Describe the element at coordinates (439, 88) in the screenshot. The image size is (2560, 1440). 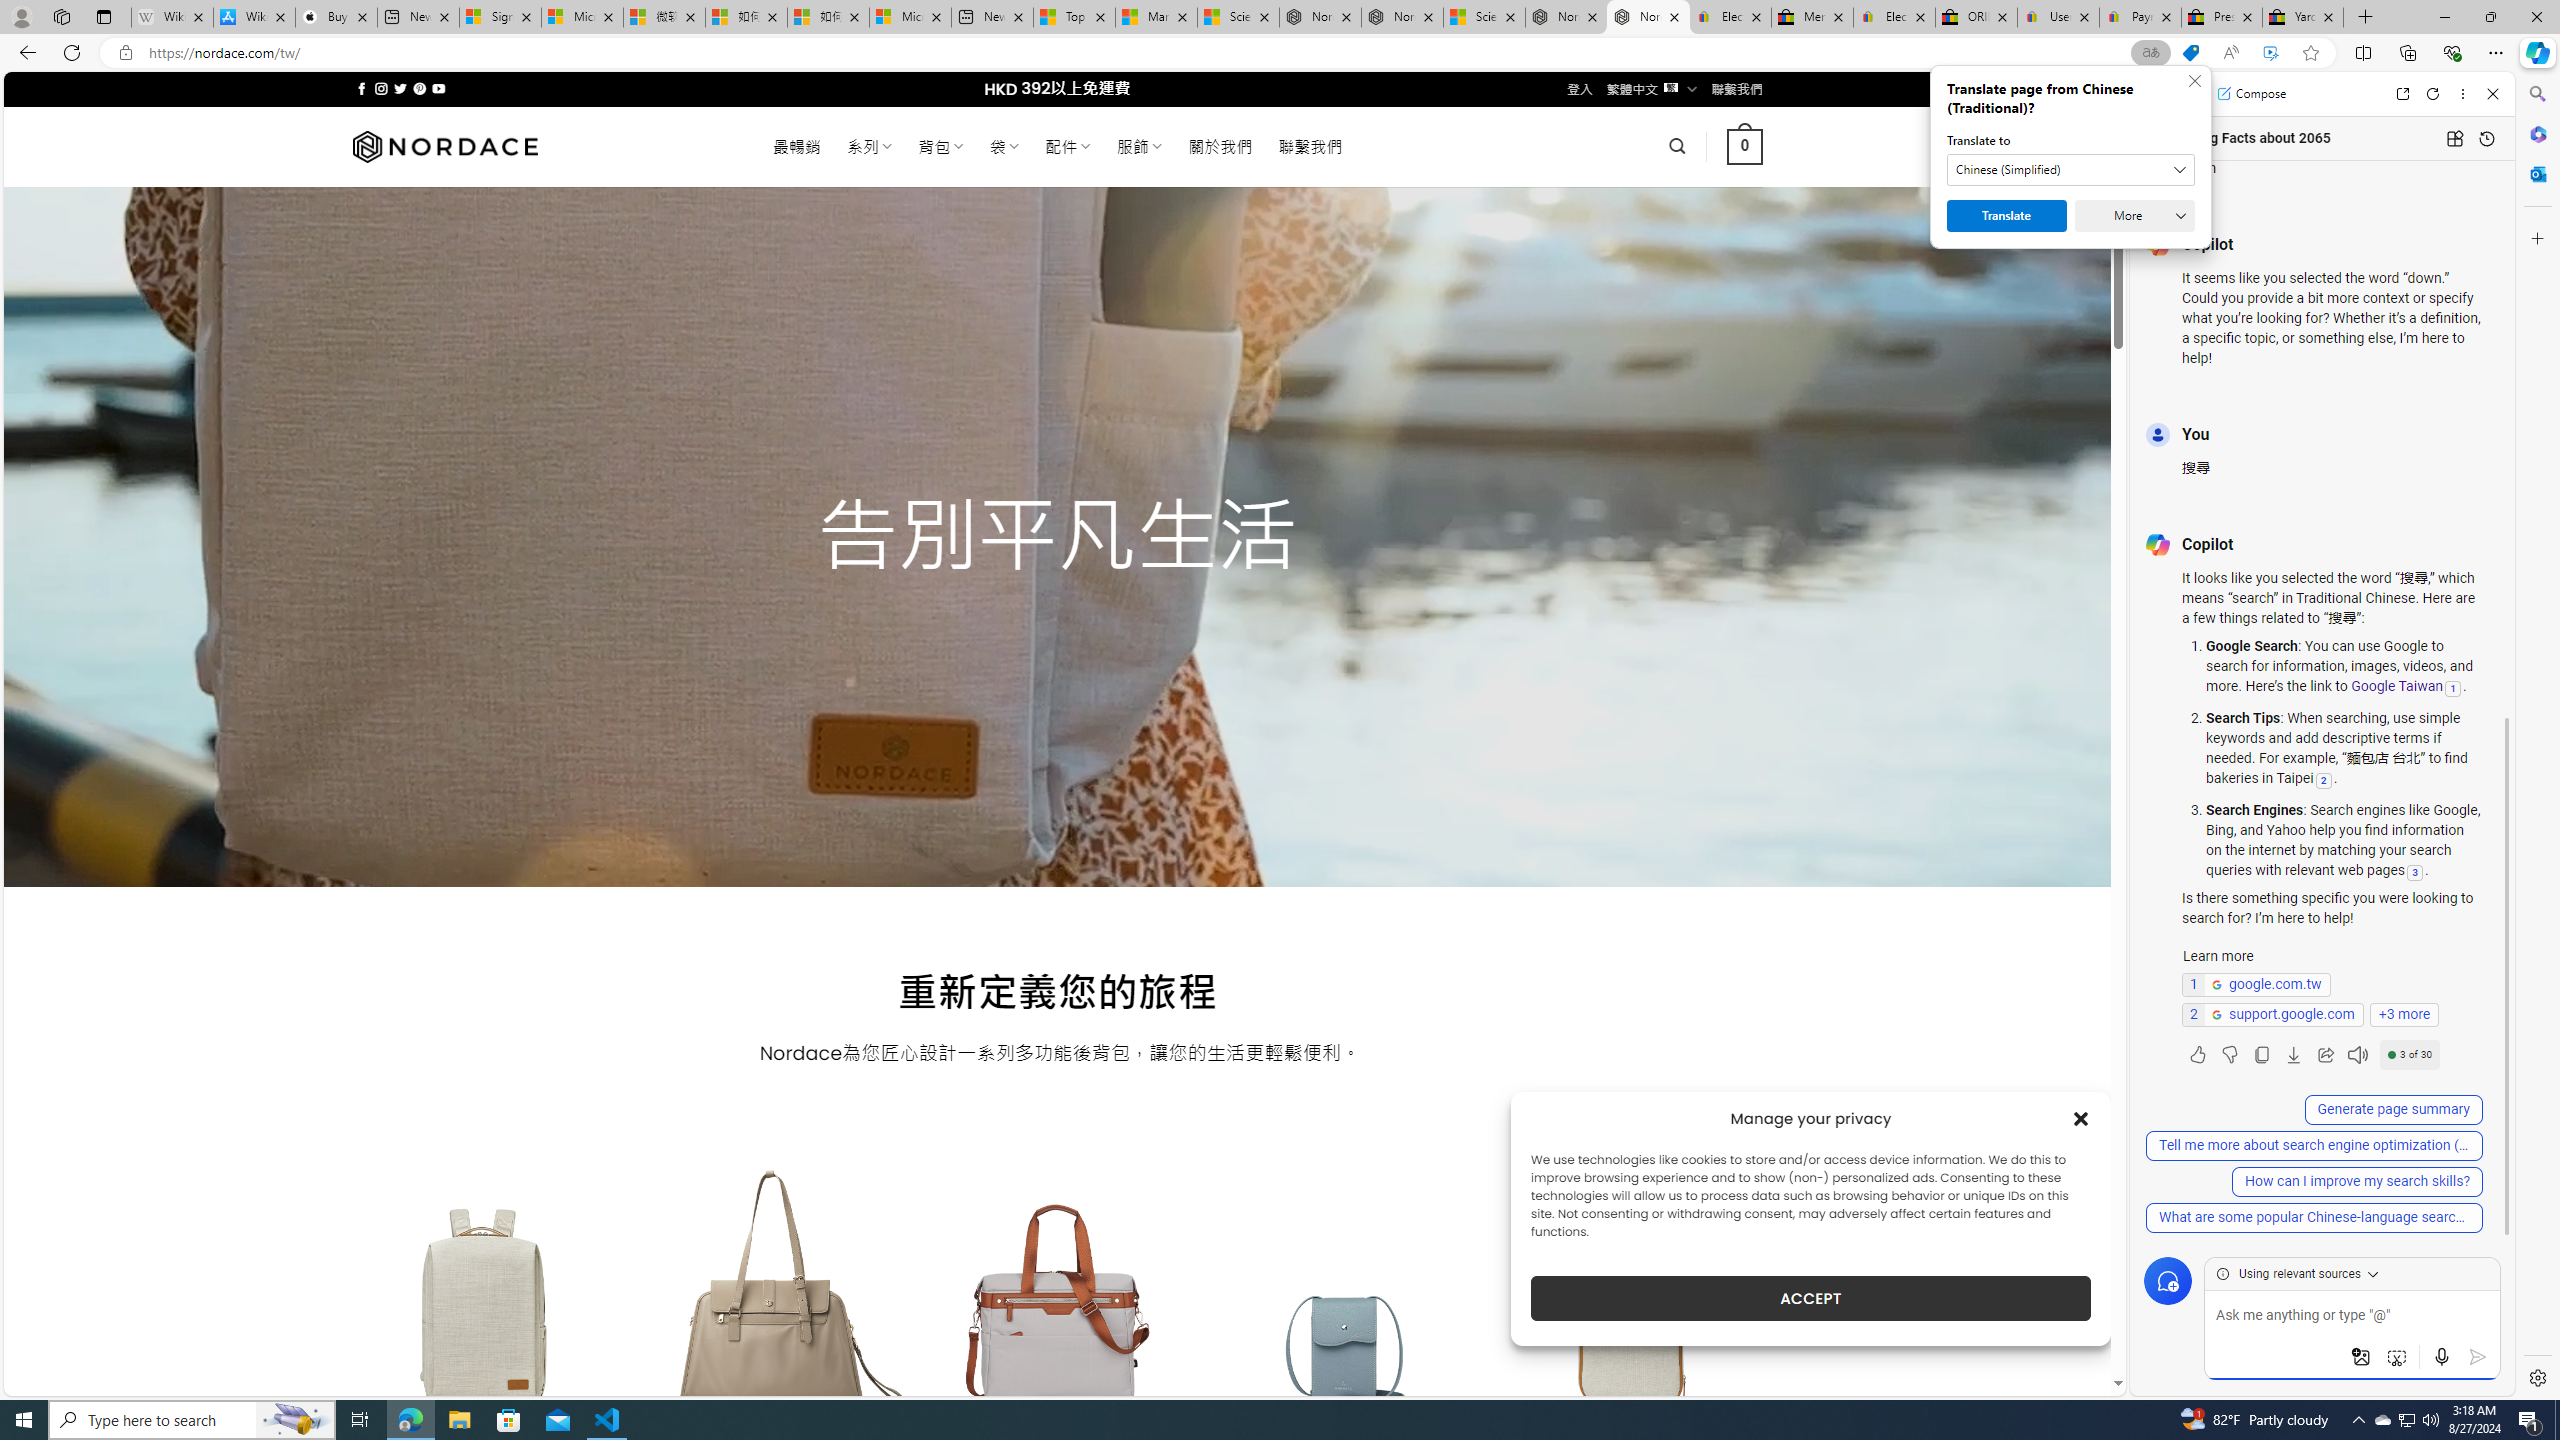
I see `'Follow on YouTube'` at that location.